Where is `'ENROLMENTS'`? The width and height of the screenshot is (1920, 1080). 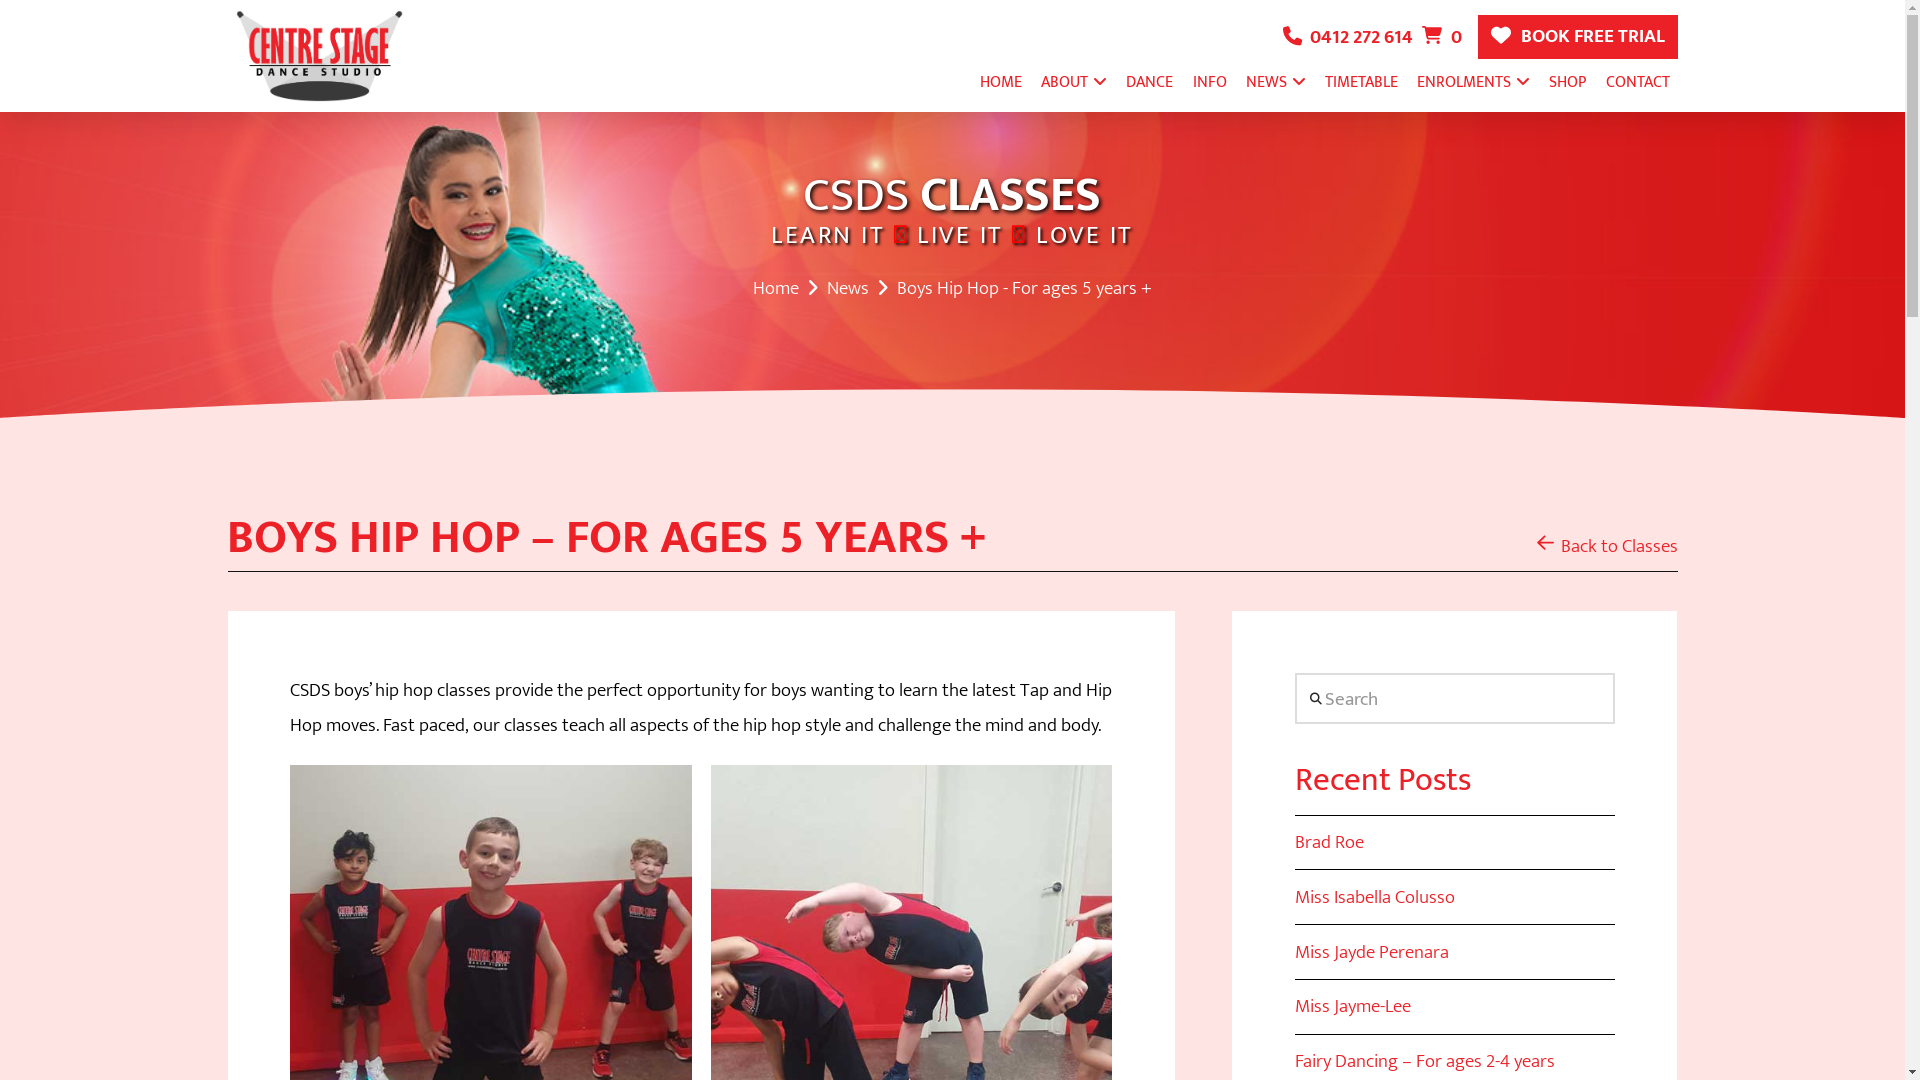
'ENROLMENTS' is located at coordinates (1473, 80).